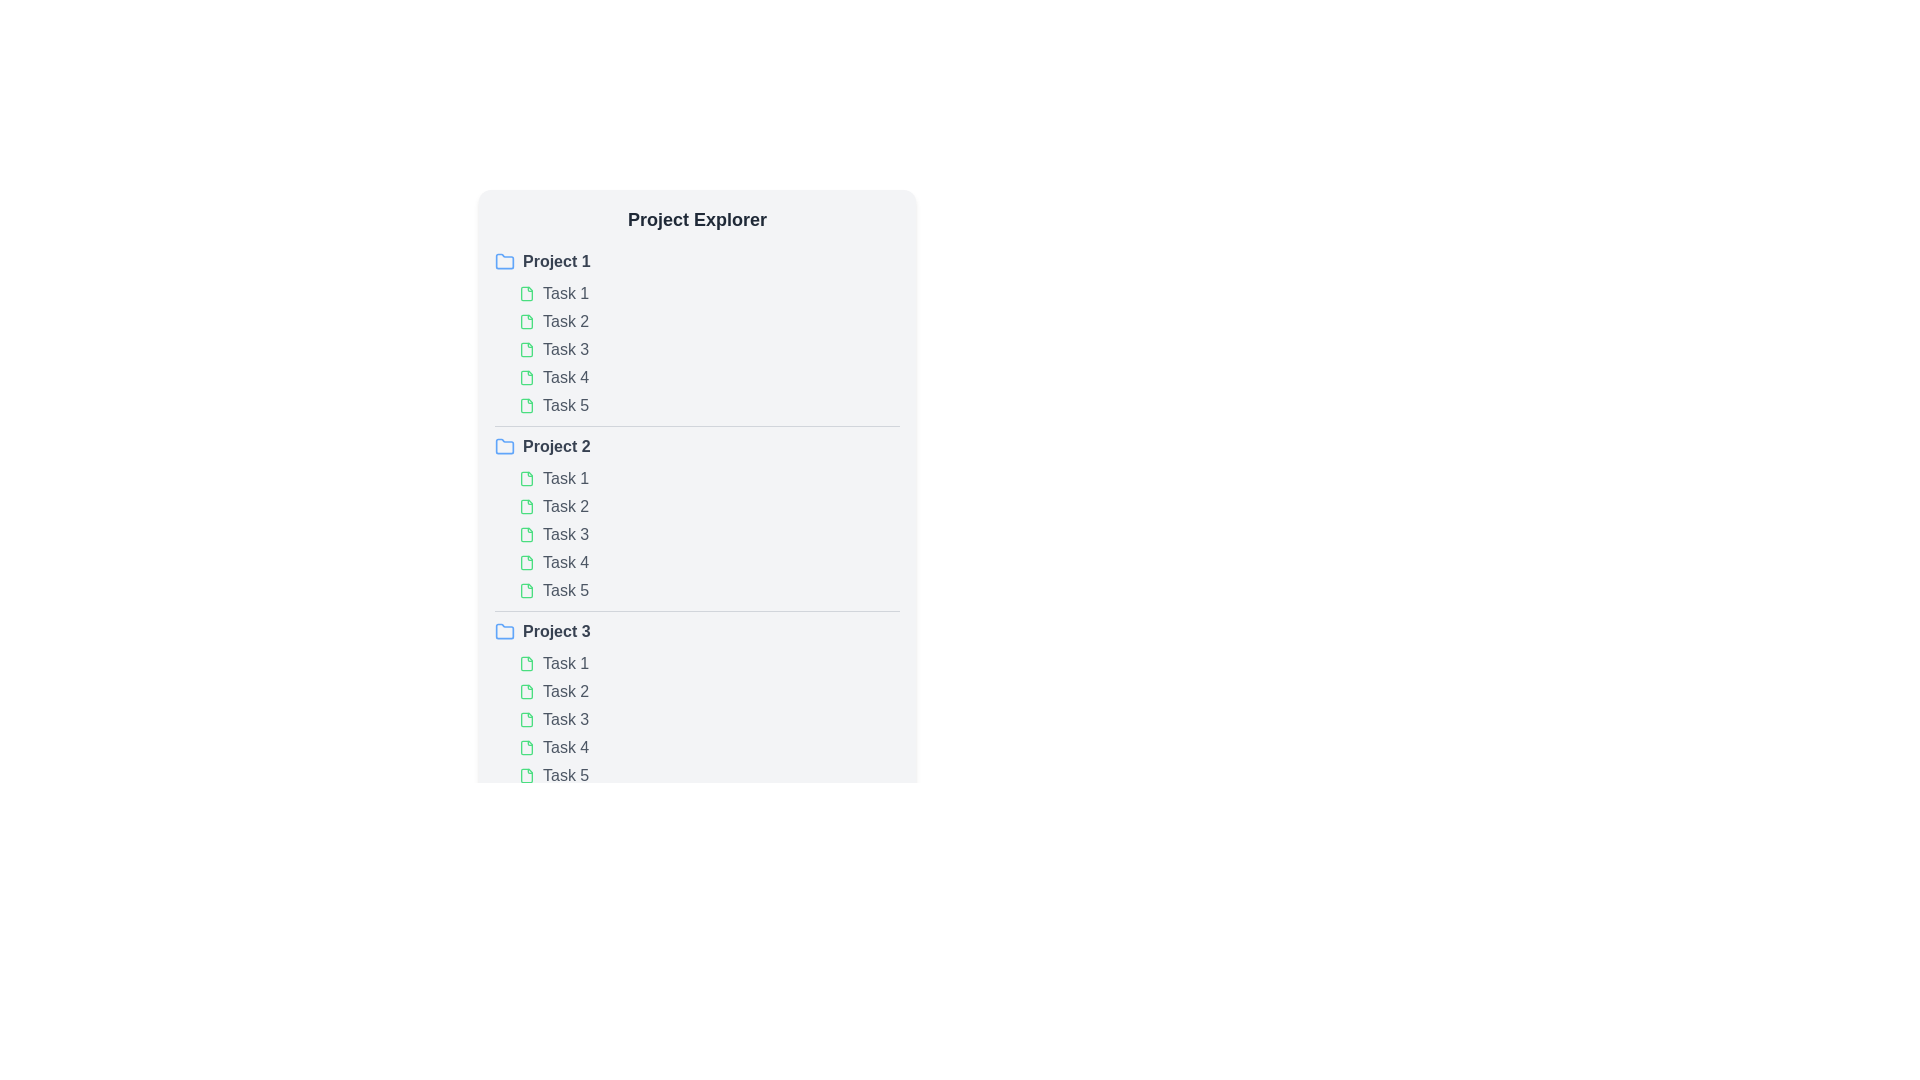  Describe the element at coordinates (565, 293) in the screenshot. I see `the 'Task 1' text label in gray font` at that location.